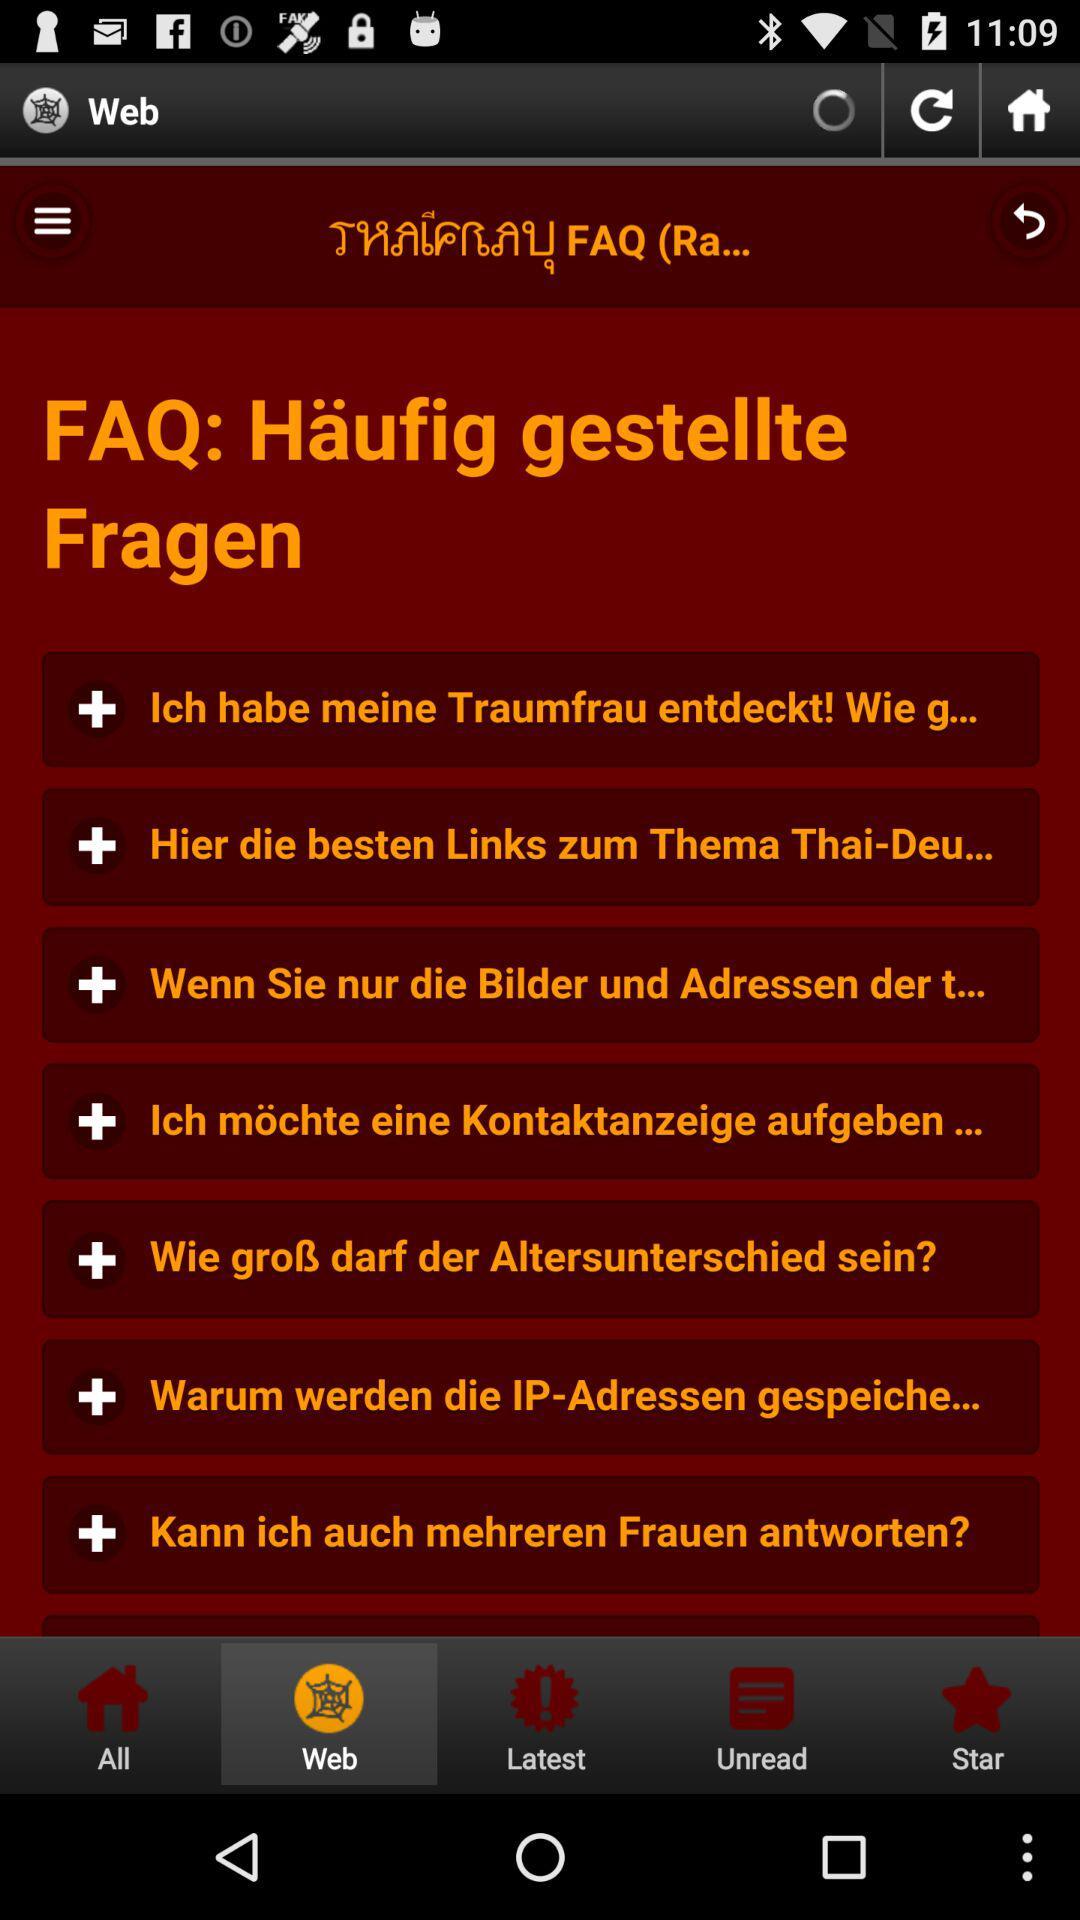 This screenshot has width=1080, height=1920. Describe the element at coordinates (931, 109) in the screenshot. I see `refresh` at that location.